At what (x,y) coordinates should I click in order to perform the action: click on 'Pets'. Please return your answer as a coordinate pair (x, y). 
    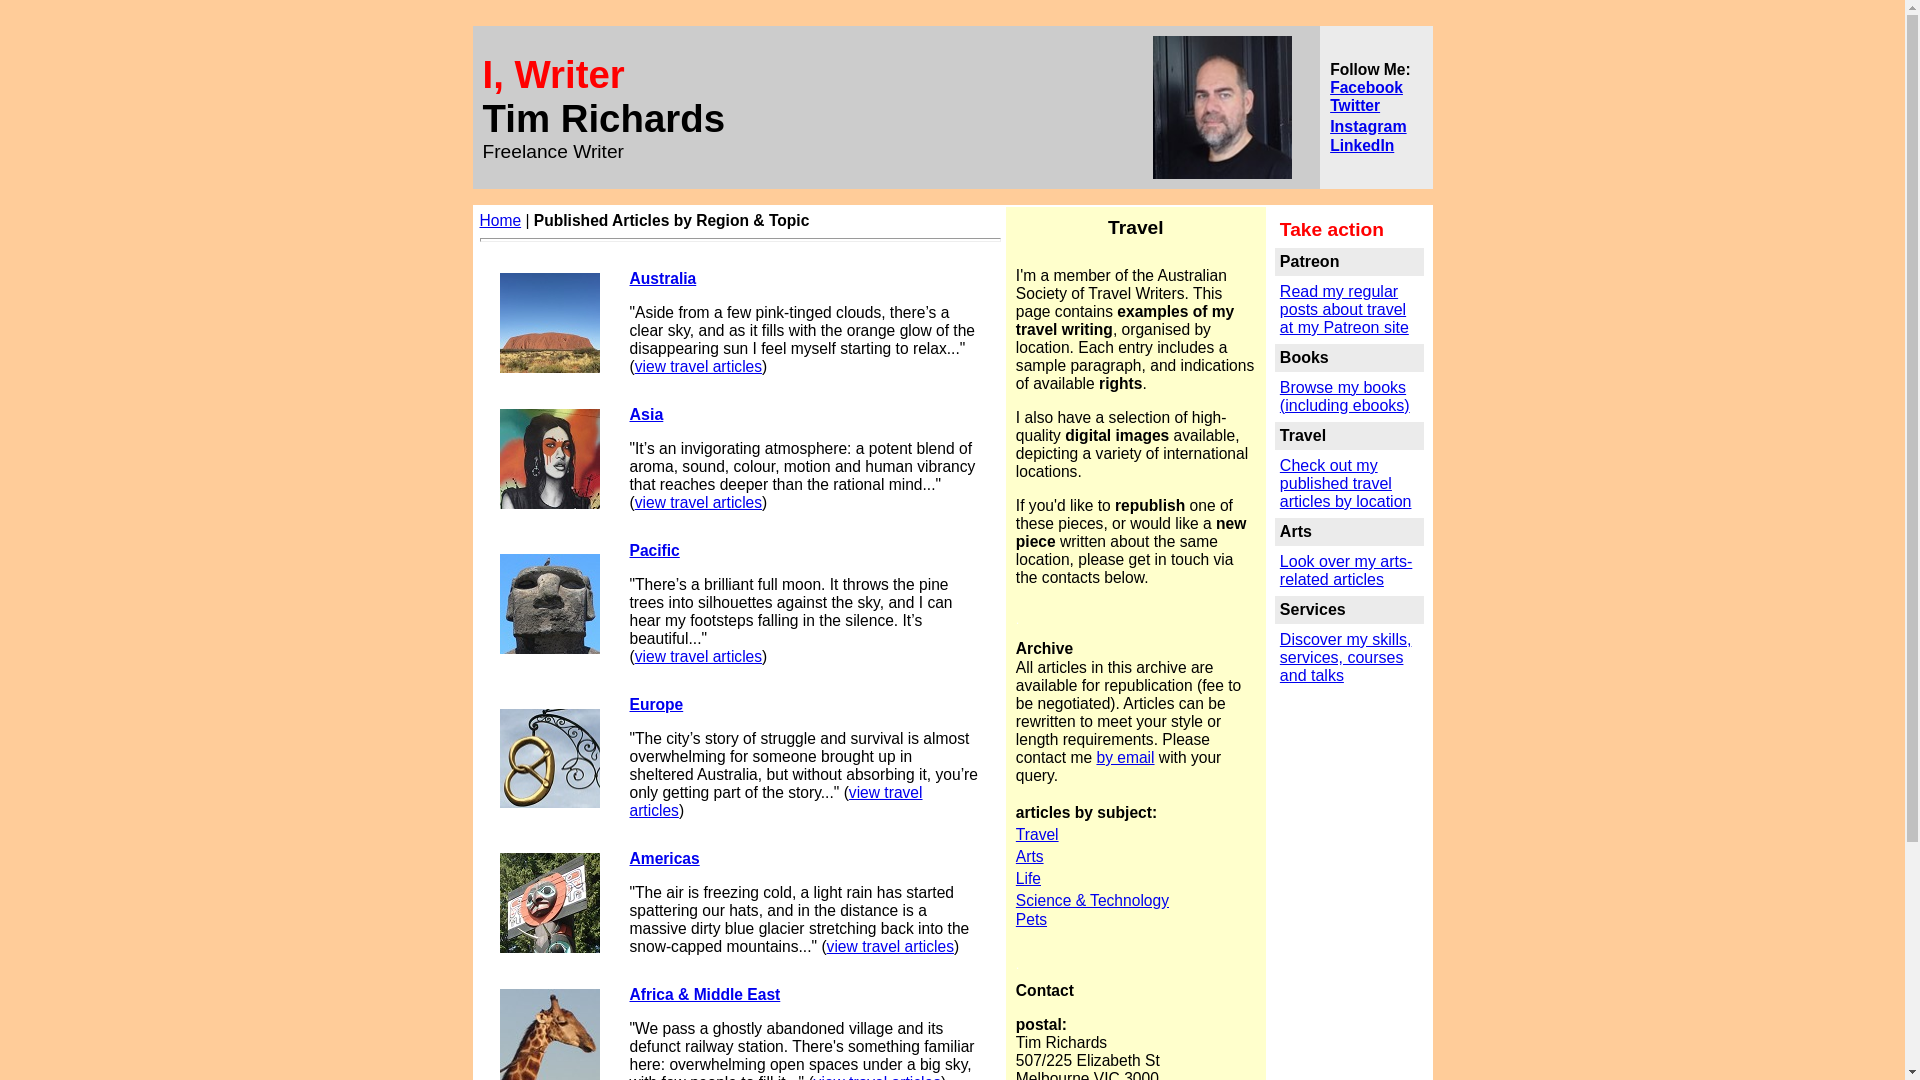
    Looking at the image, I should click on (1016, 919).